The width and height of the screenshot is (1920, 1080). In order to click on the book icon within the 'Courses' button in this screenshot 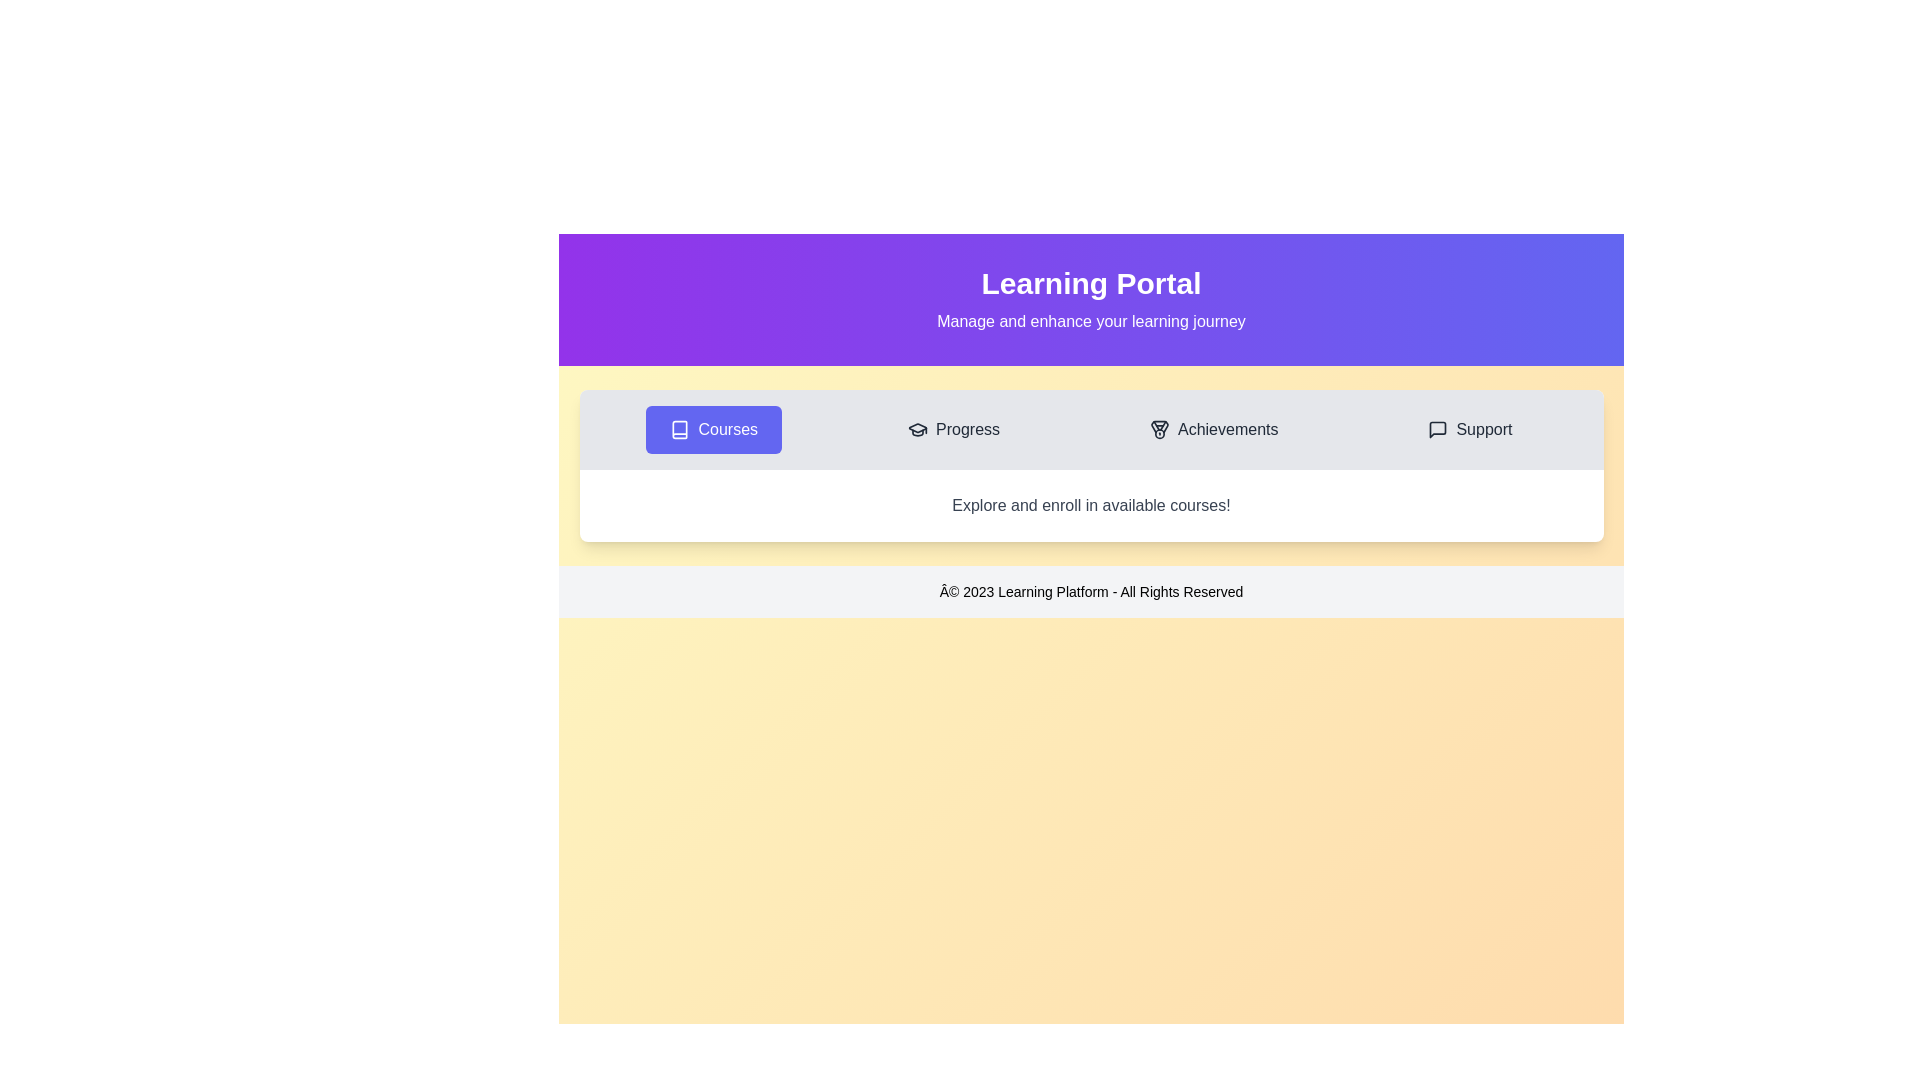, I will do `click(680, 428)`.